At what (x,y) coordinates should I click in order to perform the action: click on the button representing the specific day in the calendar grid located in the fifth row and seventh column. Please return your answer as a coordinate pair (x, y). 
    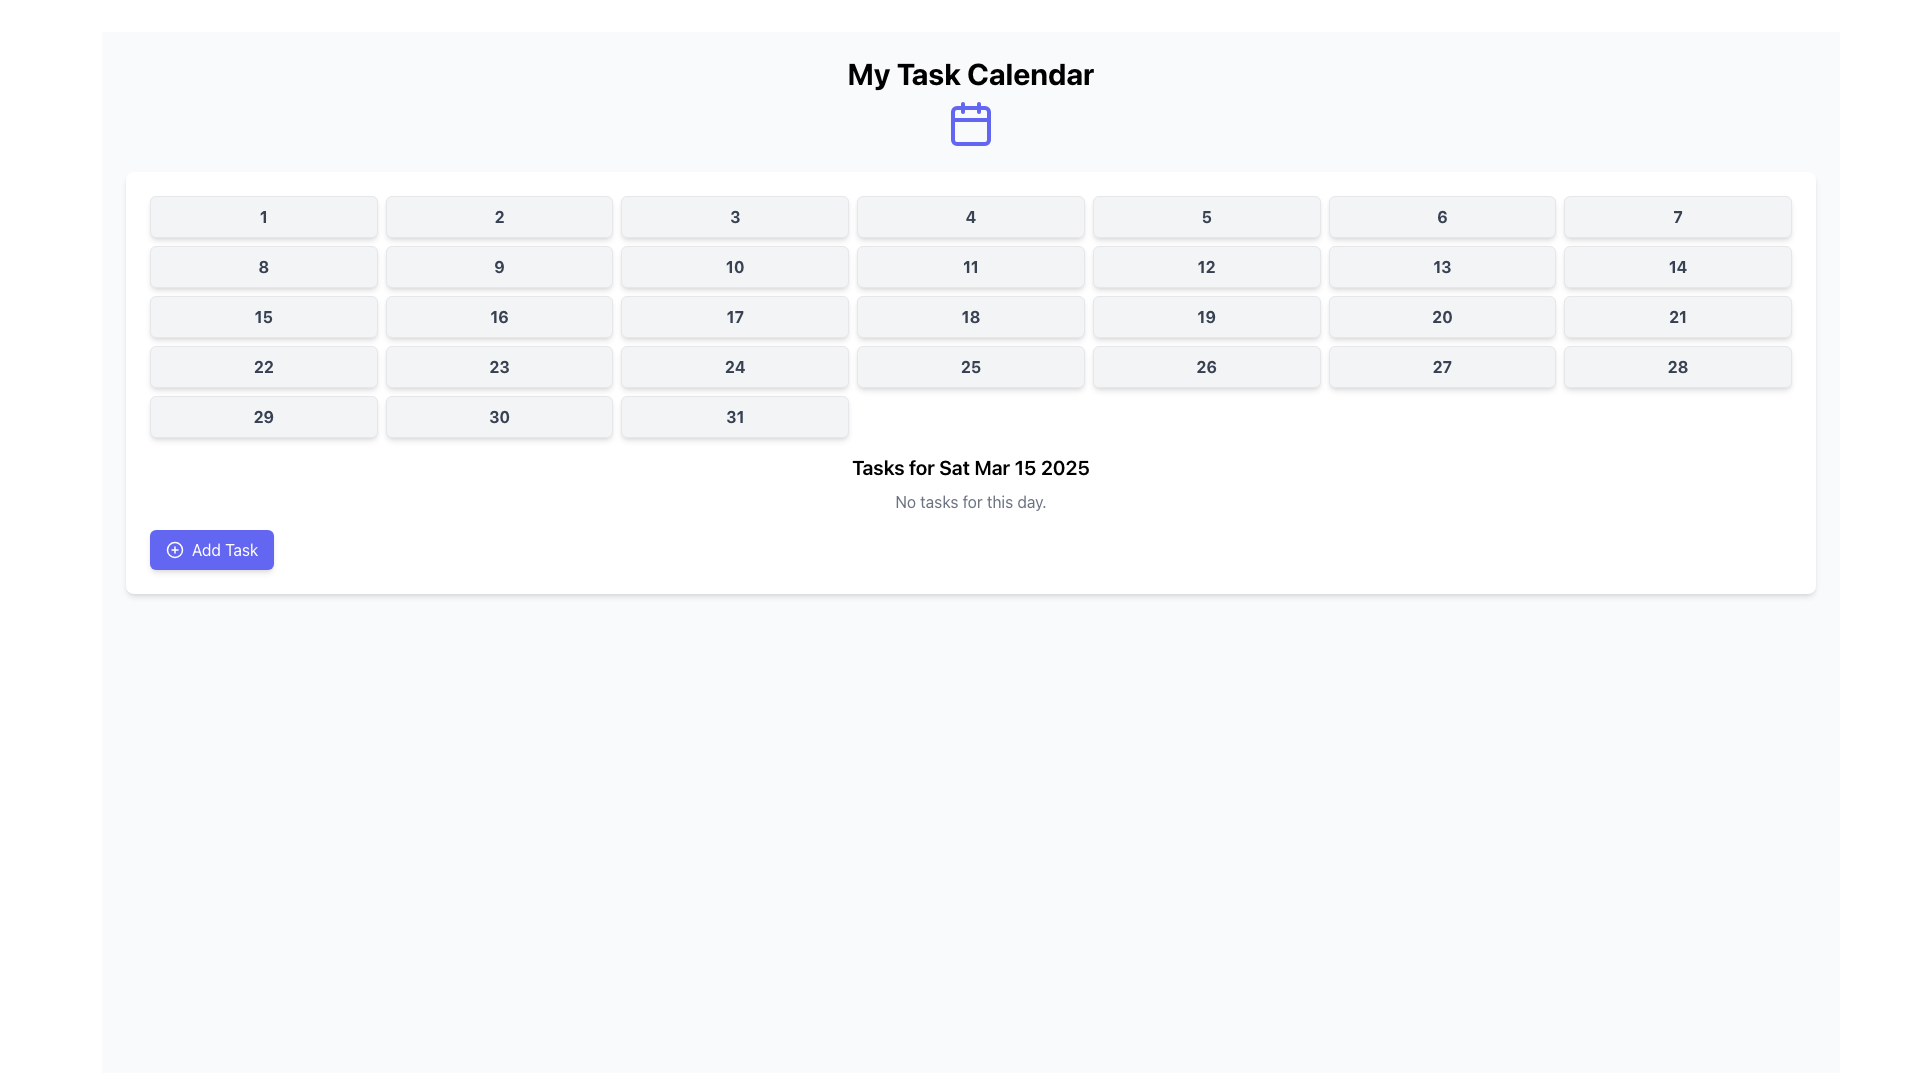
    Looking at the image, I should click on (1678, 366).